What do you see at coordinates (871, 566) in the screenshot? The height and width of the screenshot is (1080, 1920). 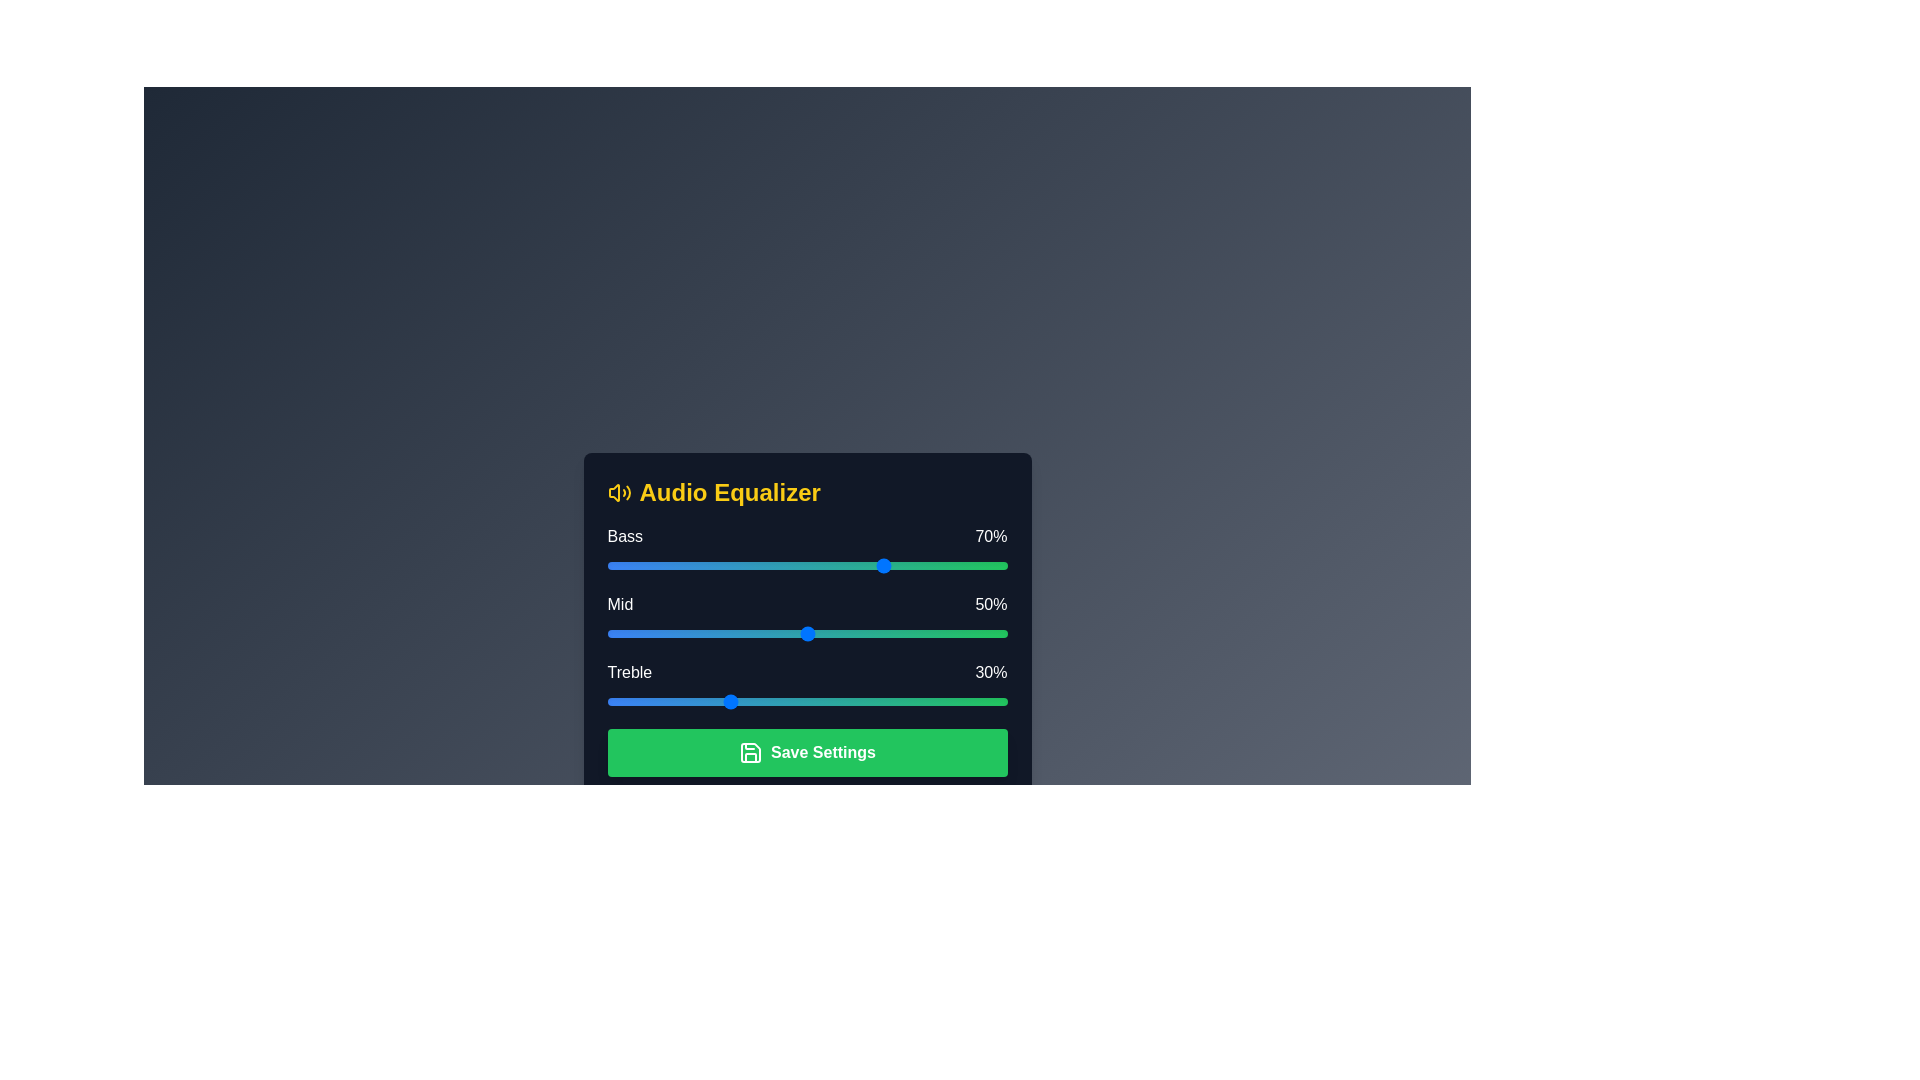 I see `the bass slider to 66%` at bounding box center [871, 566].